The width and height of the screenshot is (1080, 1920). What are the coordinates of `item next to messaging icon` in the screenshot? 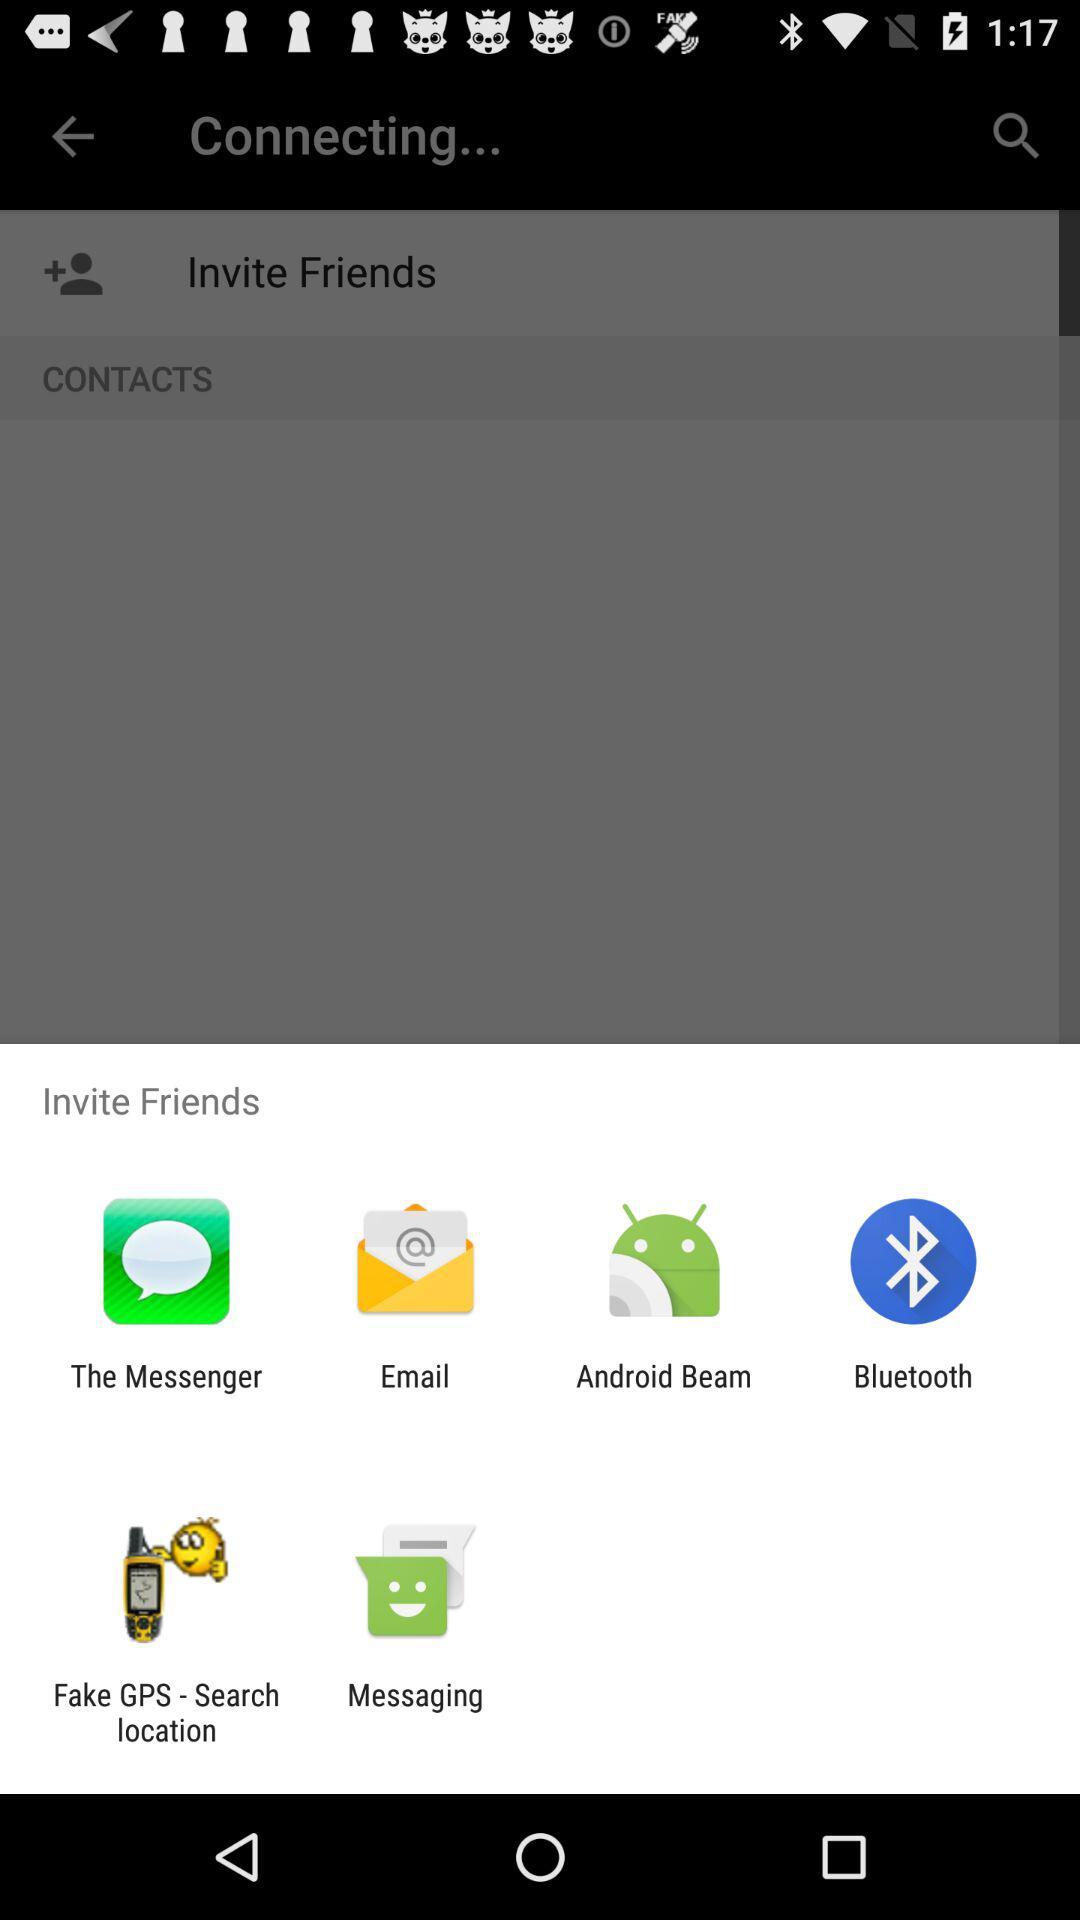 It's located at (165, 1711).